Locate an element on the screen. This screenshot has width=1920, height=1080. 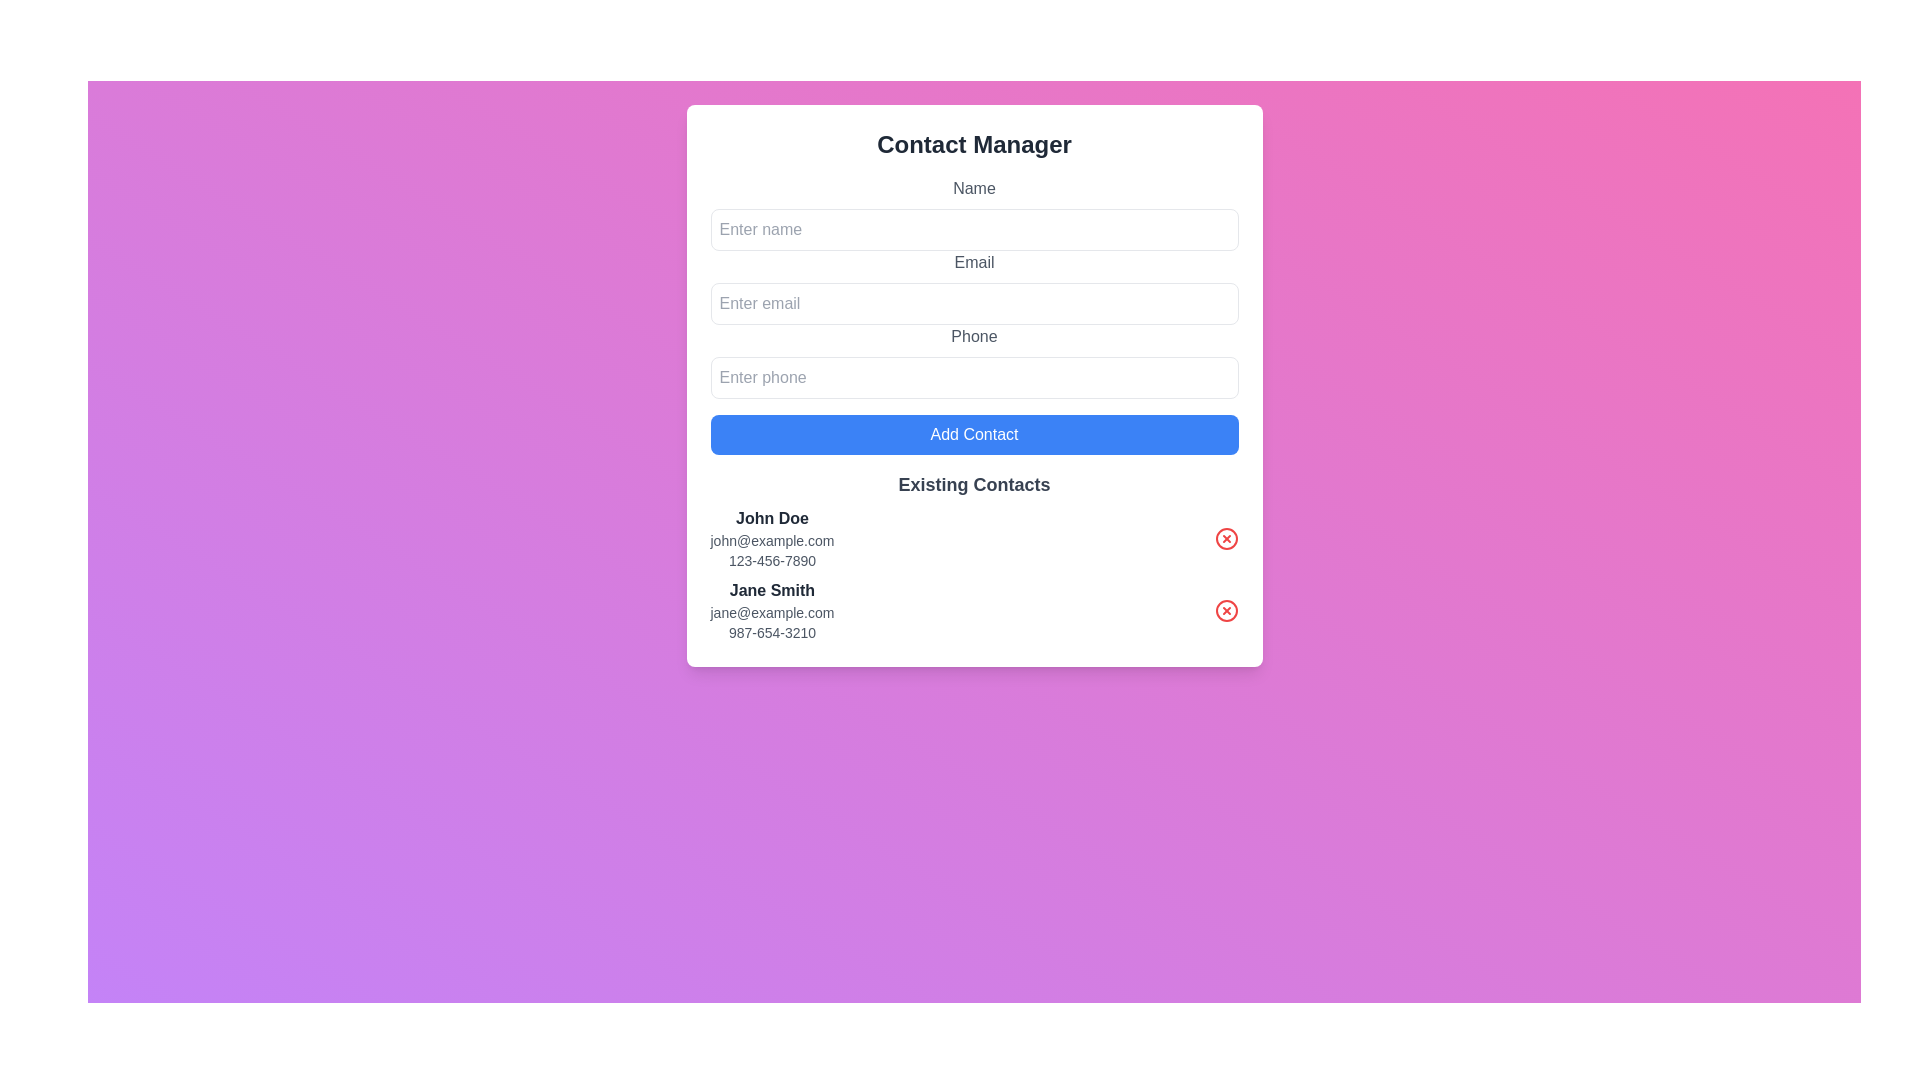
the Text Label that serves as a header for the 'Existing Contacts' section, positioned below the 'Add Contact' button and above the contact entries is located at coordinates (974, 485).